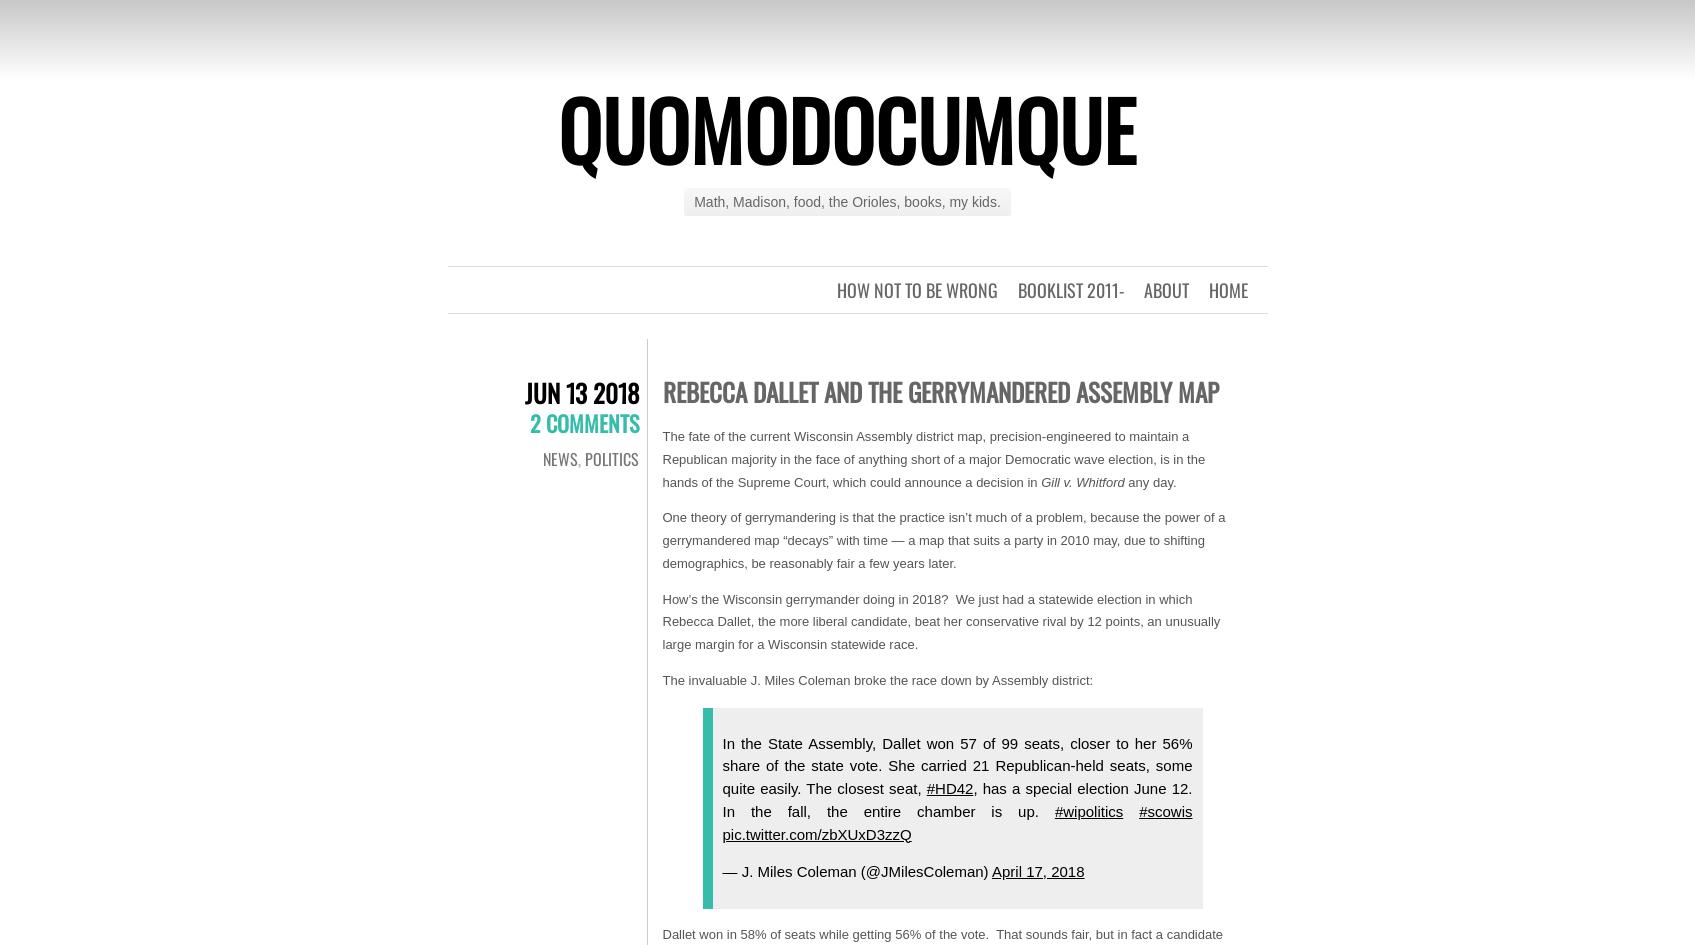 The height and width of the screenshot is (945, 1695). What do you see at coordinates (846, 202) in the screenshot?
I see `'Math, Madison, food, the Orioles, books, my kids.'` at bounding box center [846, 202].